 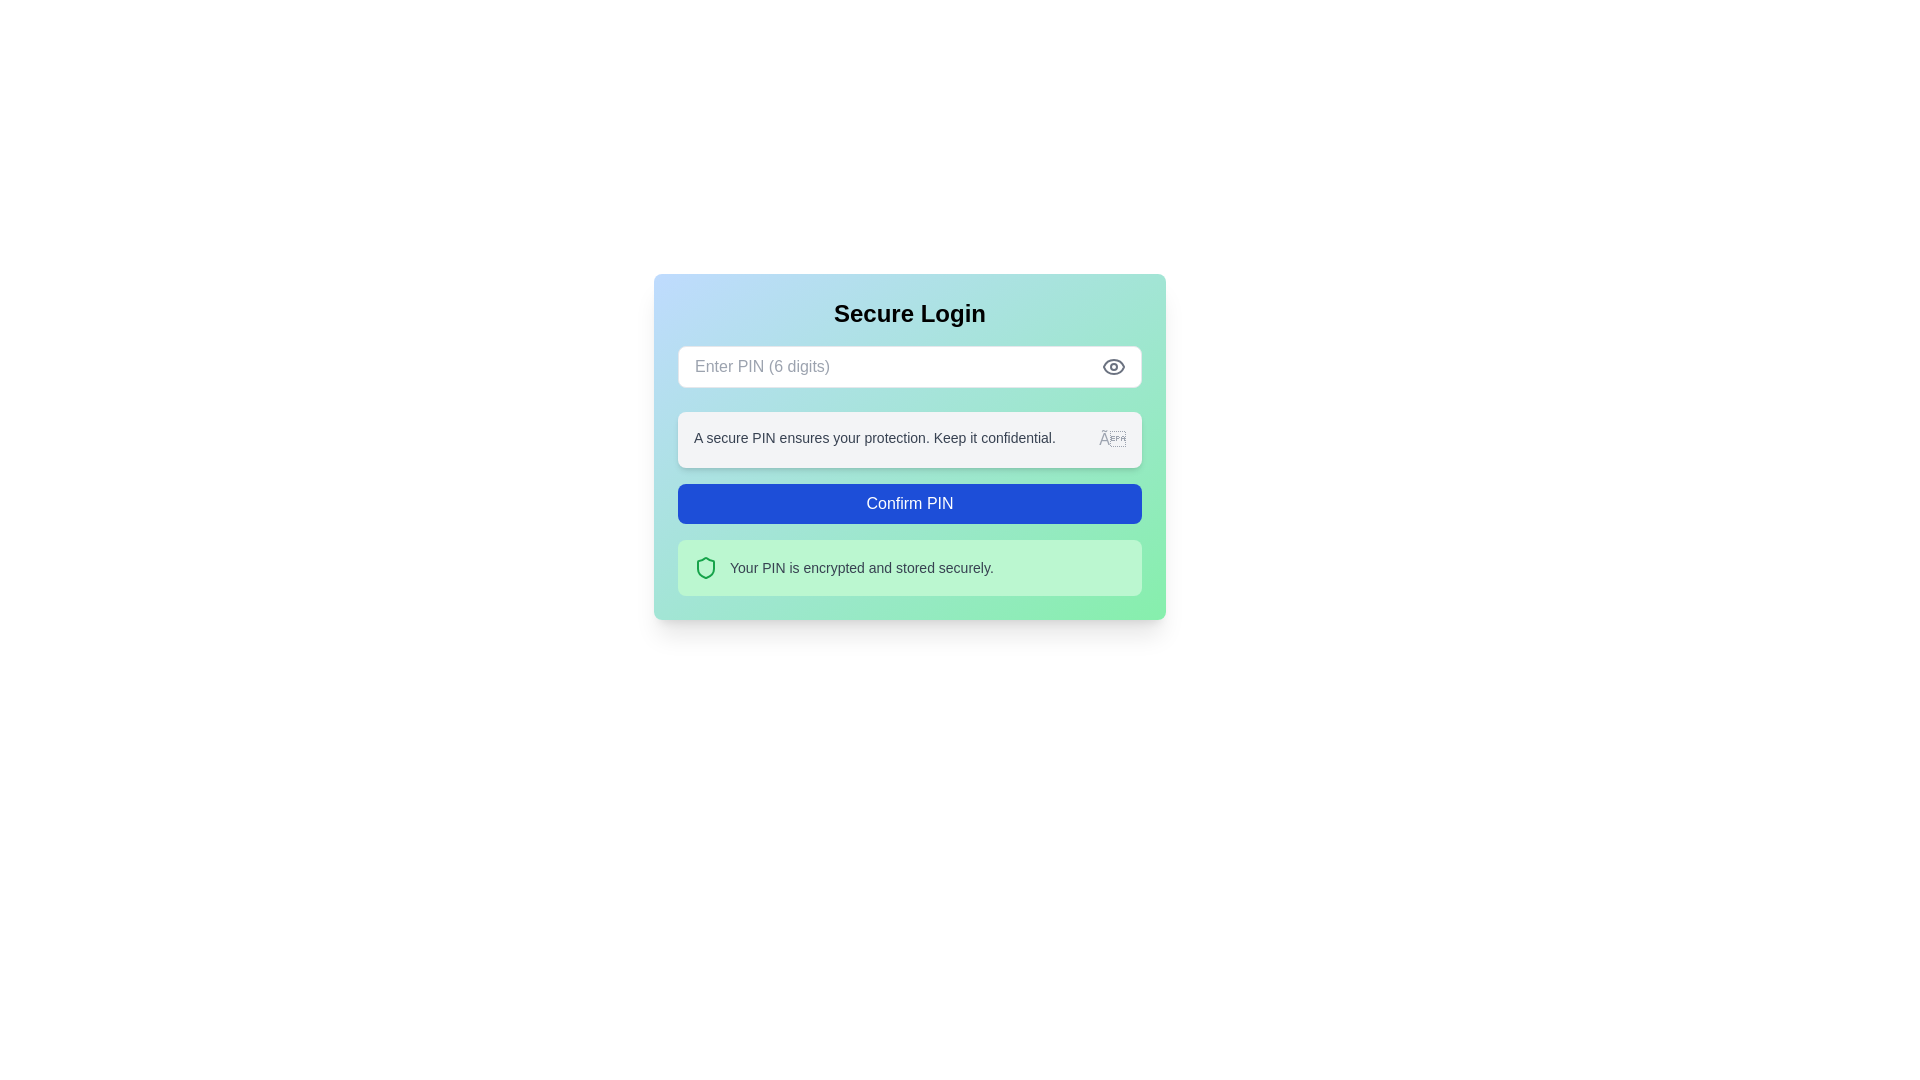 What do you see at coordinates (909, 503) in the screenshot?
I see `the confirmation button for PIN input located within the 'Secure Login' section by` at bounding box center [909, 503].